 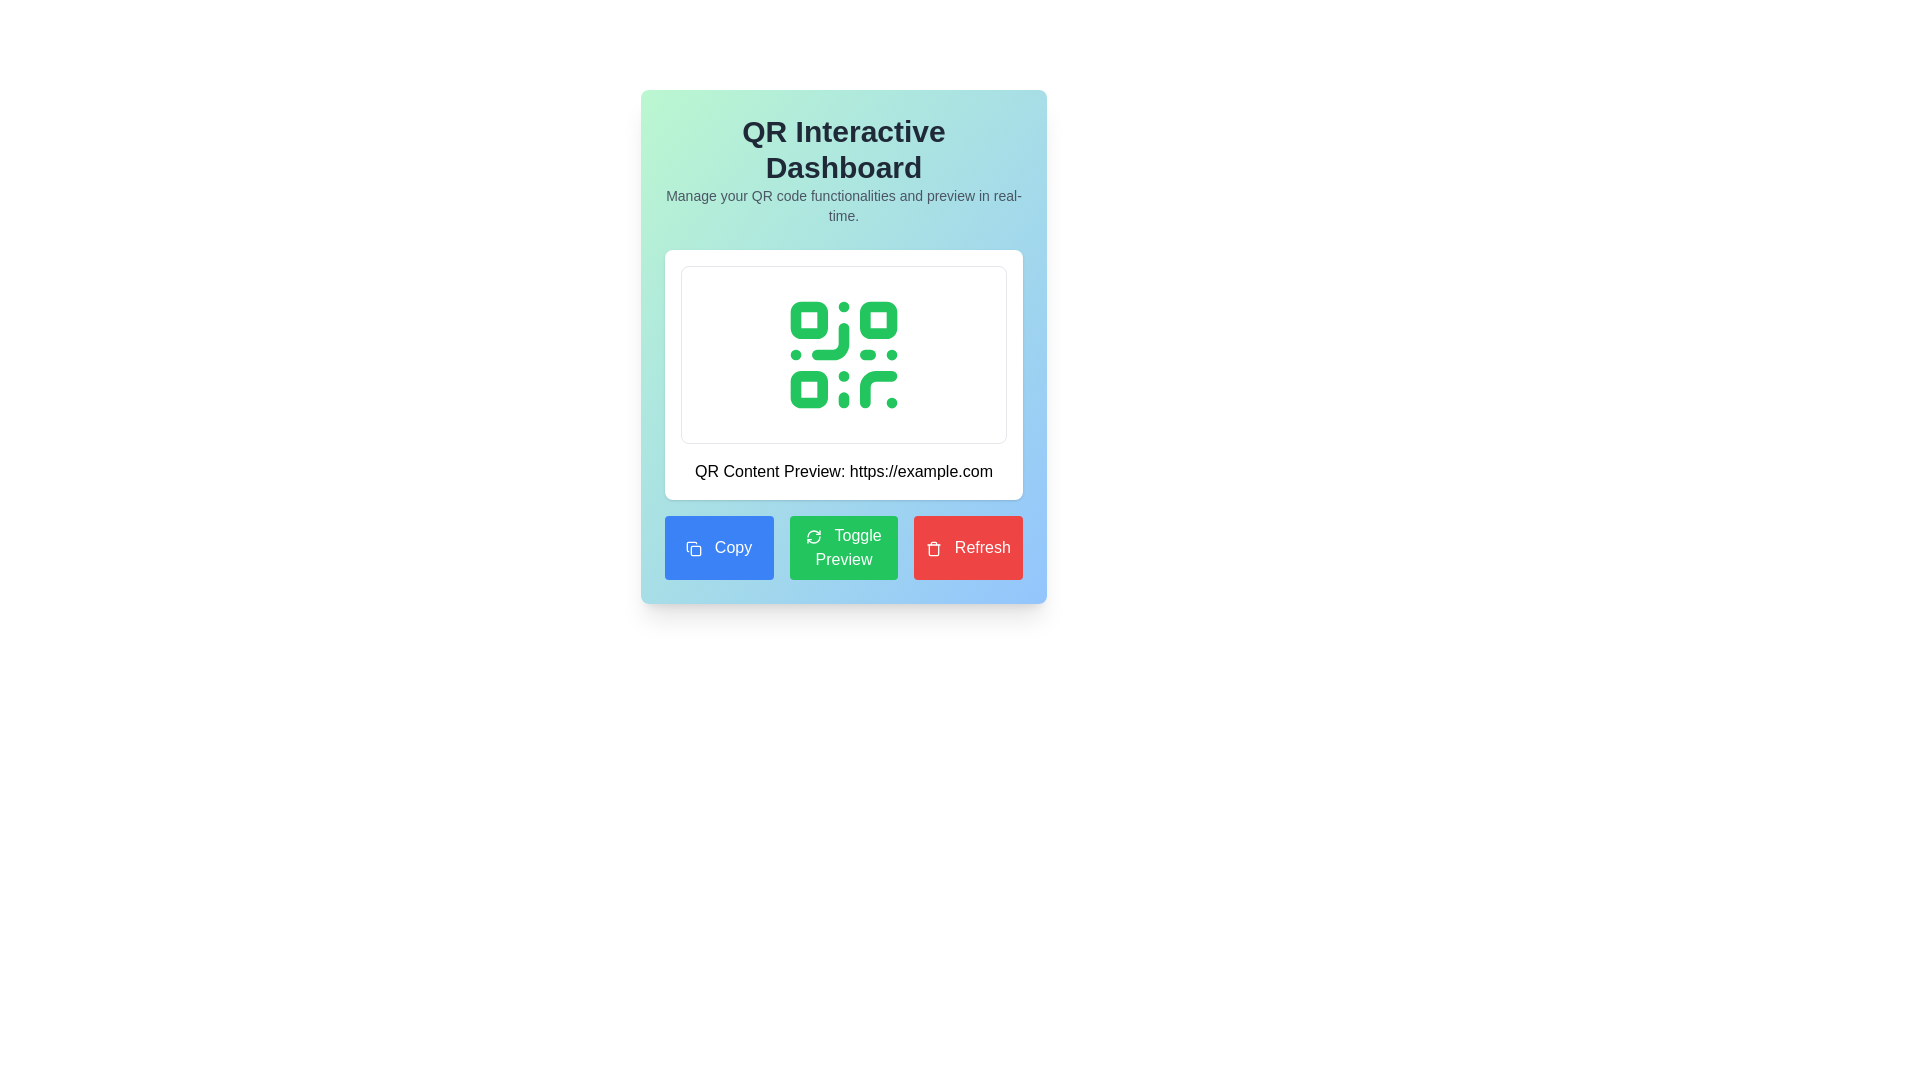 What do you see at coordinates (878, 319) in the screenshot?
I see `the second square block from the top within the QR code graphic in the QR Interactive Dashboard` at bounding box center [878, 319].